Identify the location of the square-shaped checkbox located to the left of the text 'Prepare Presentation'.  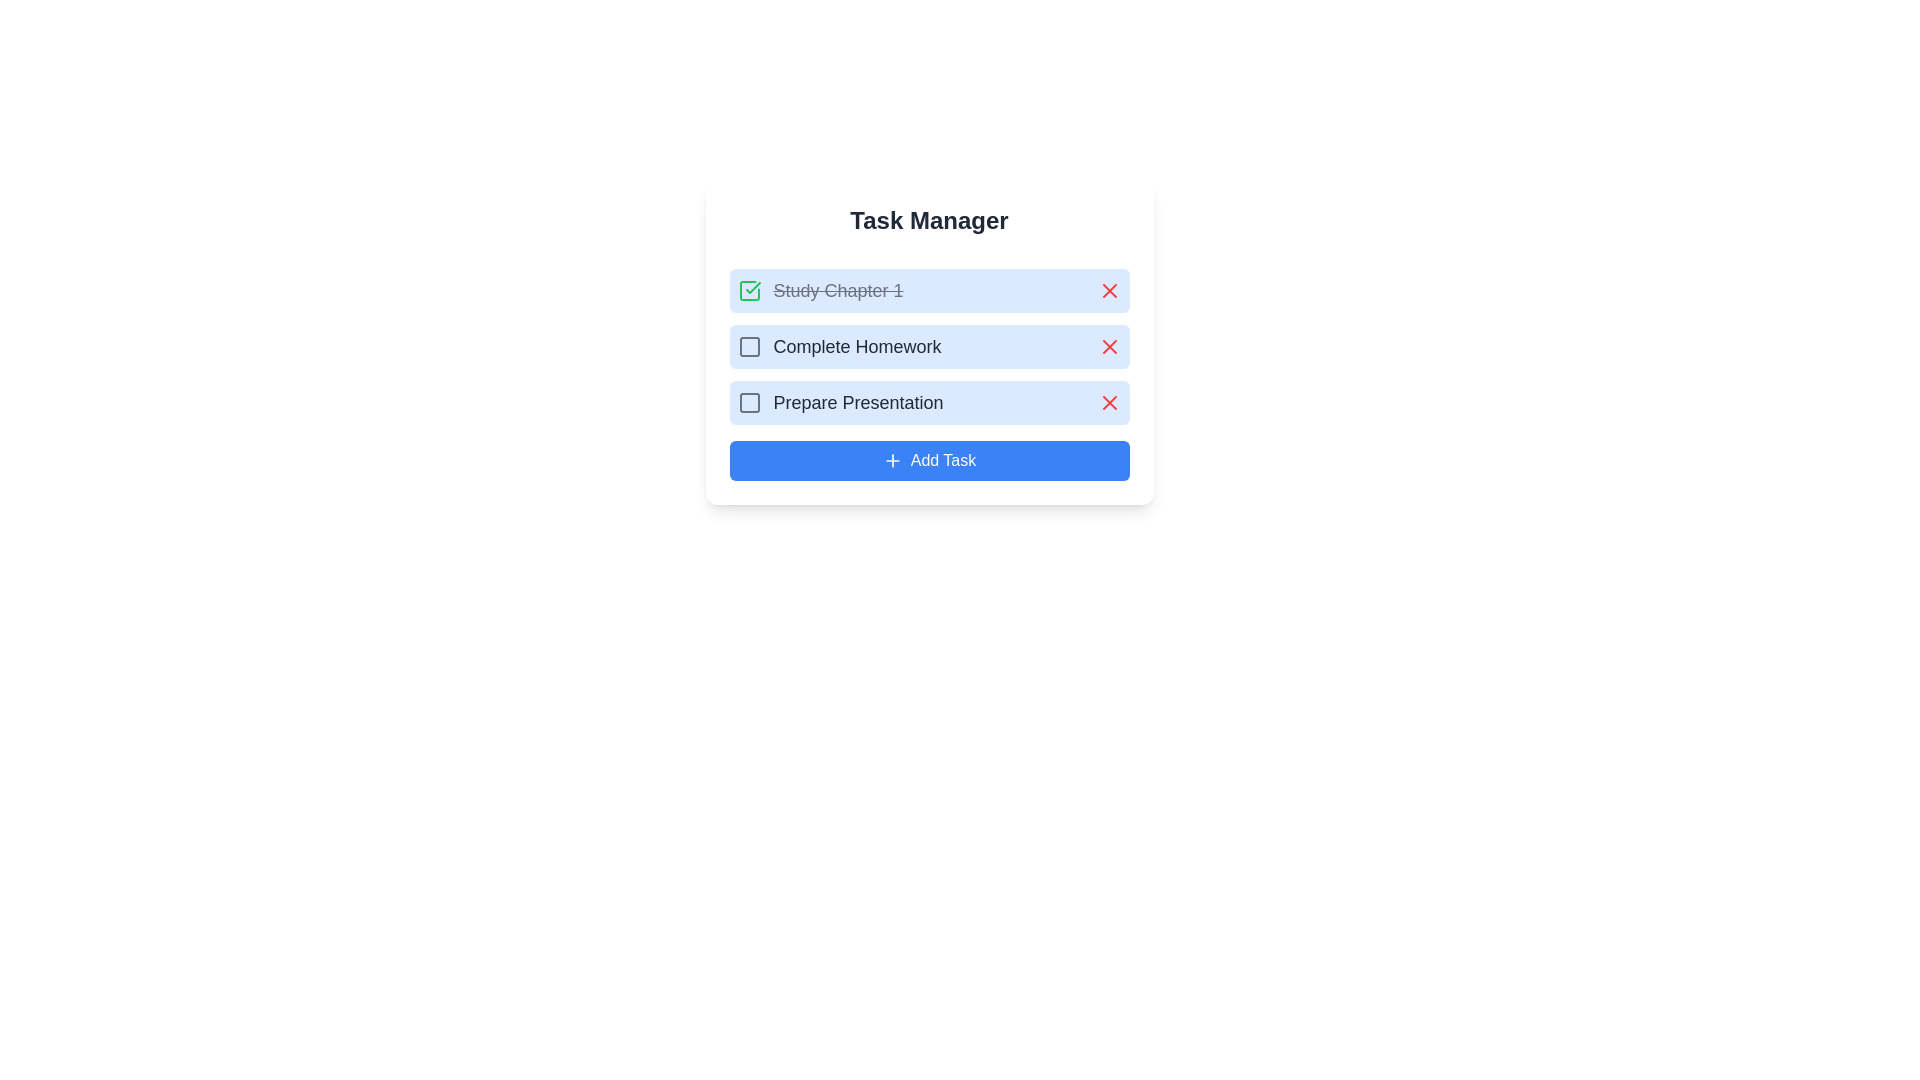
(748, 402).